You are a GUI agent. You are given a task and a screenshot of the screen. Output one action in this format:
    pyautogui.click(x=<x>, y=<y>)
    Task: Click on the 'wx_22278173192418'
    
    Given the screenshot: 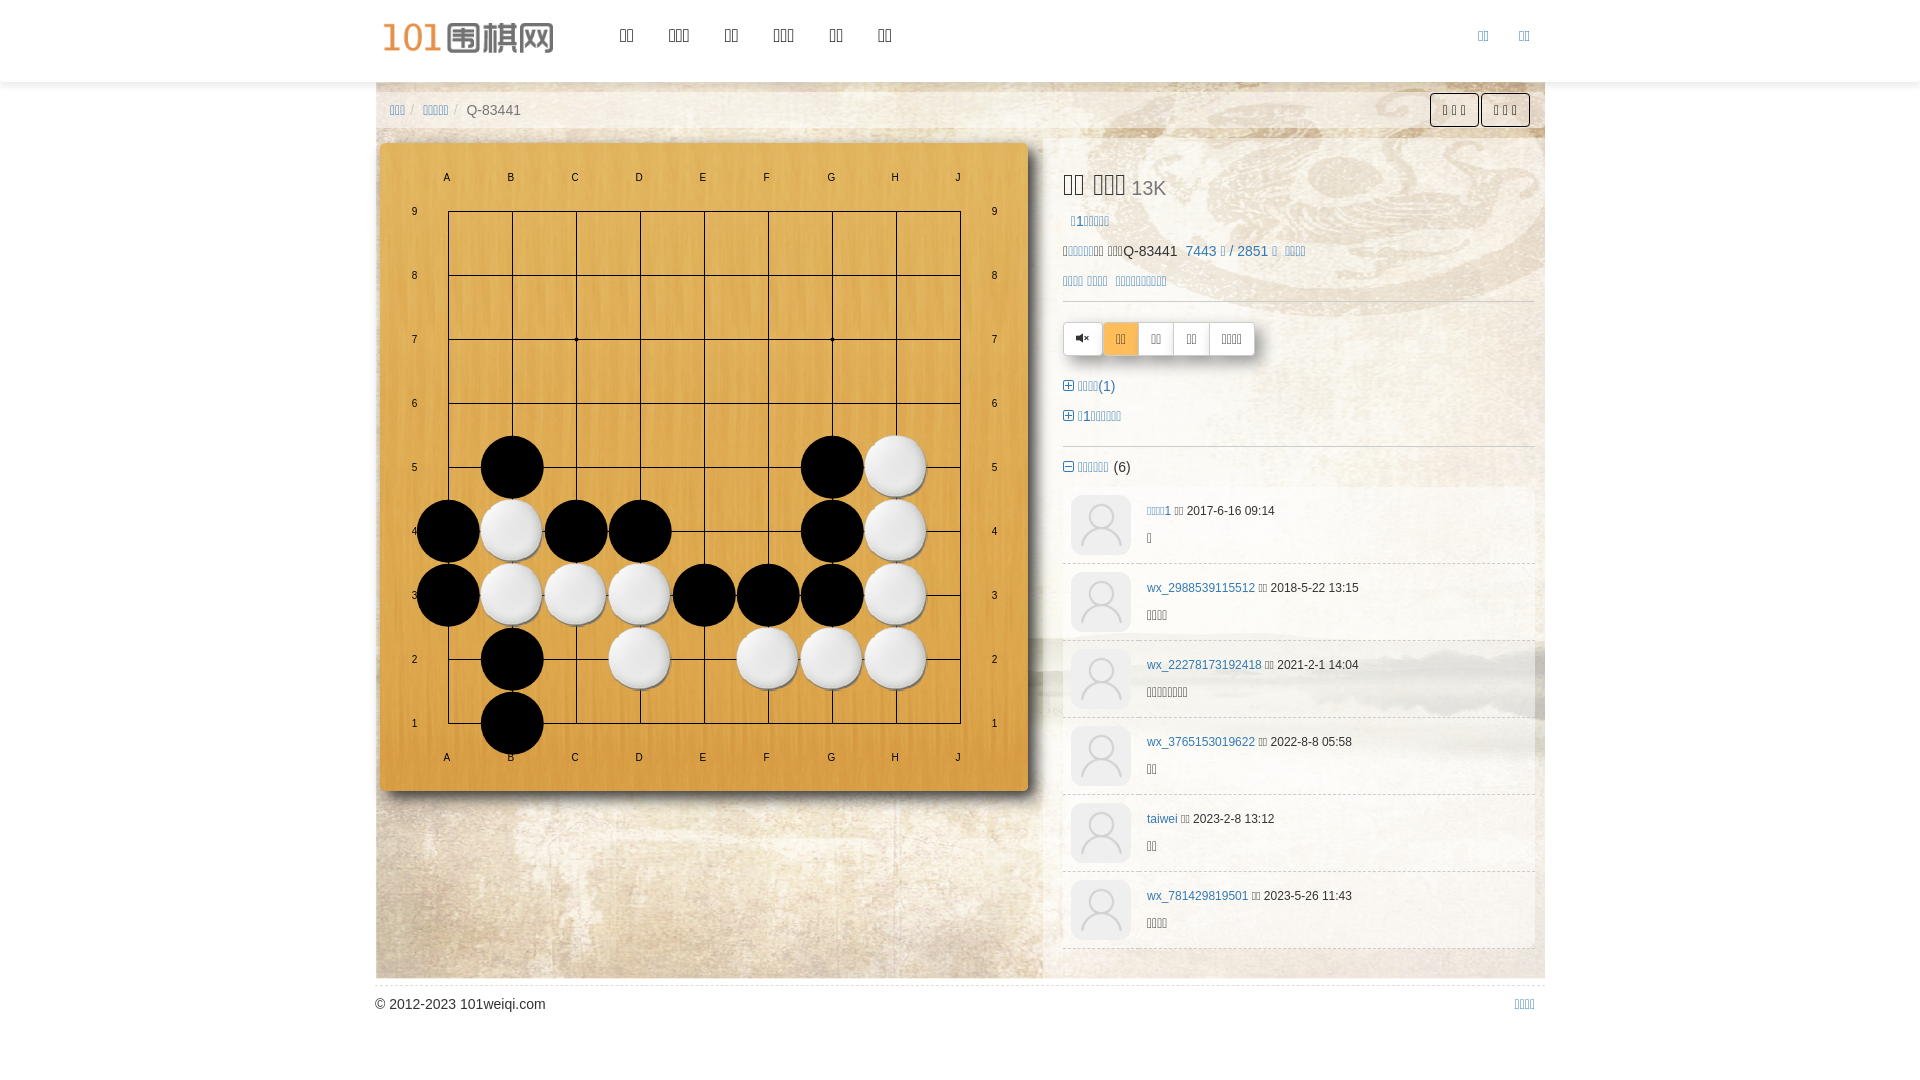 What is the action you would take?
    pyautogui.click(x=1147, y=664)
    